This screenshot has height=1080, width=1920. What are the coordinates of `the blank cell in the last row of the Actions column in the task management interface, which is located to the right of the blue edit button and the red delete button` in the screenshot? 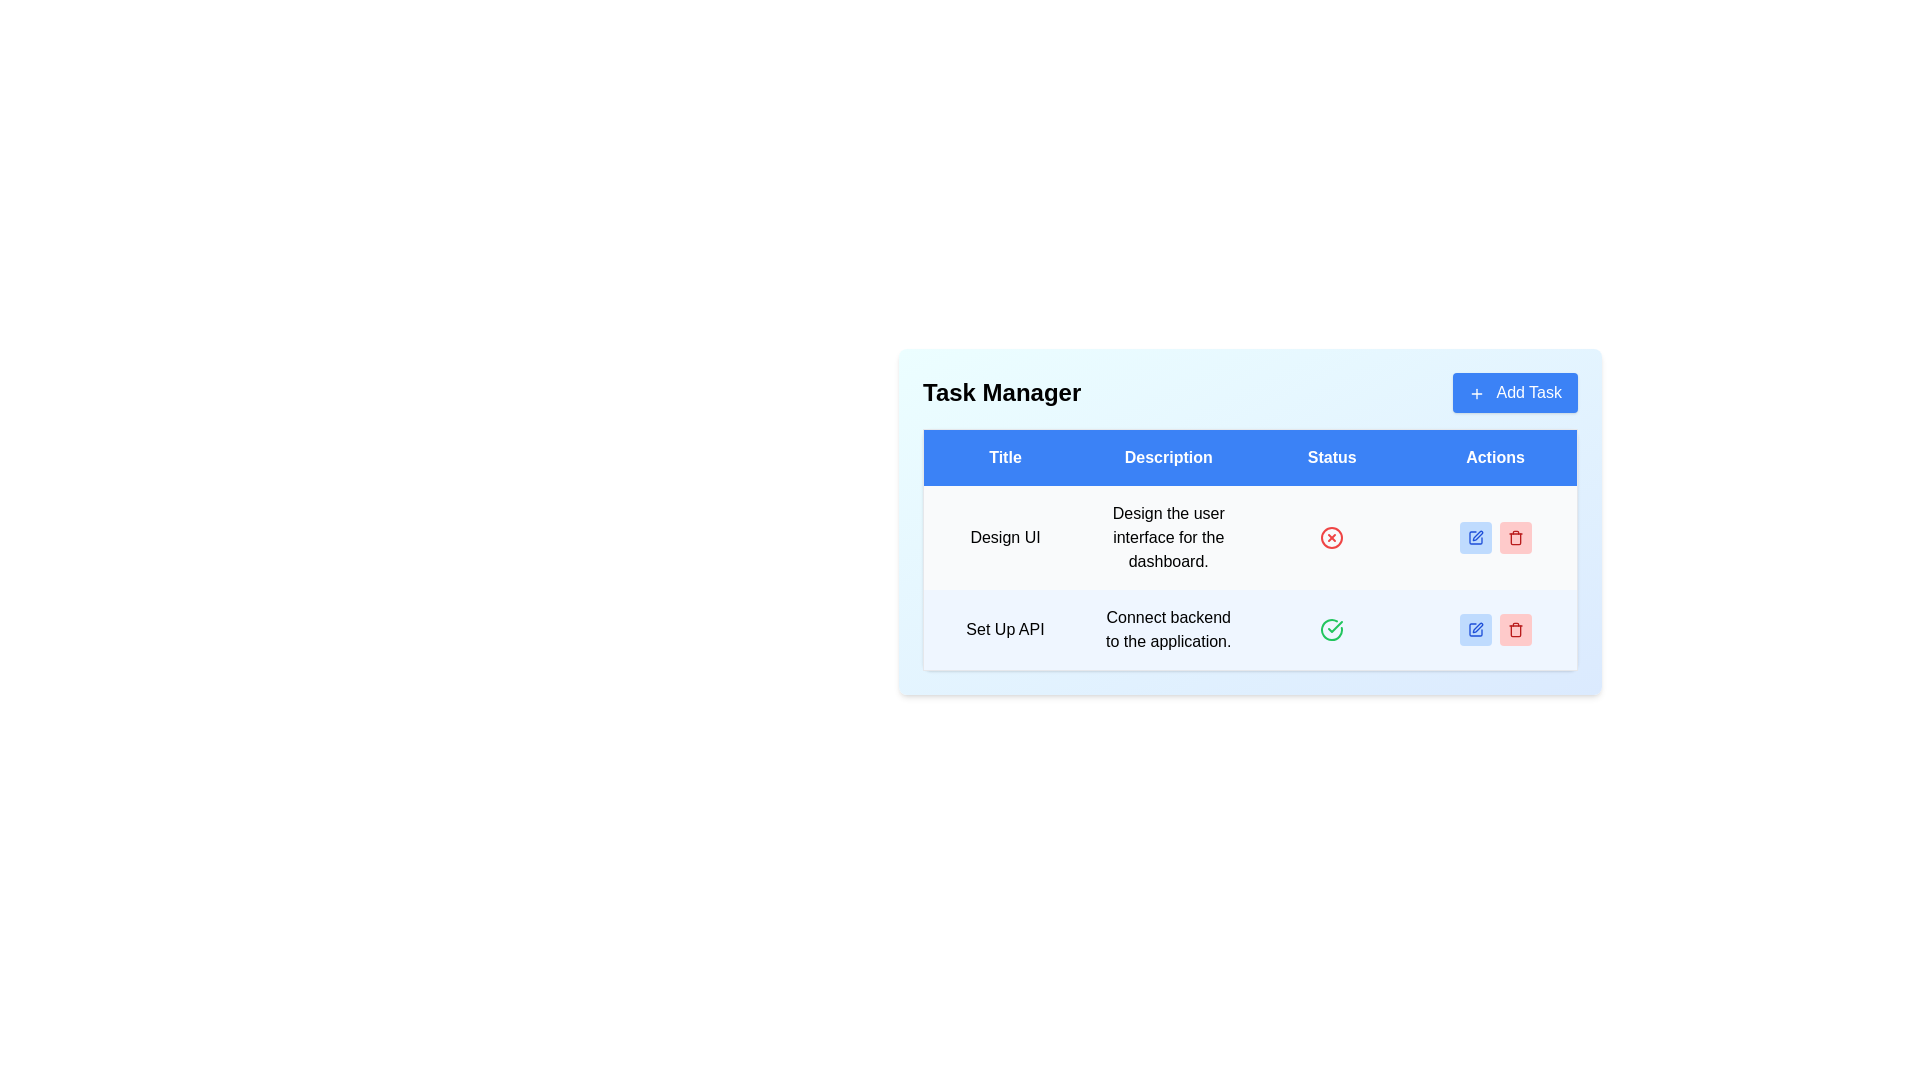 It's located at (1495, 630).